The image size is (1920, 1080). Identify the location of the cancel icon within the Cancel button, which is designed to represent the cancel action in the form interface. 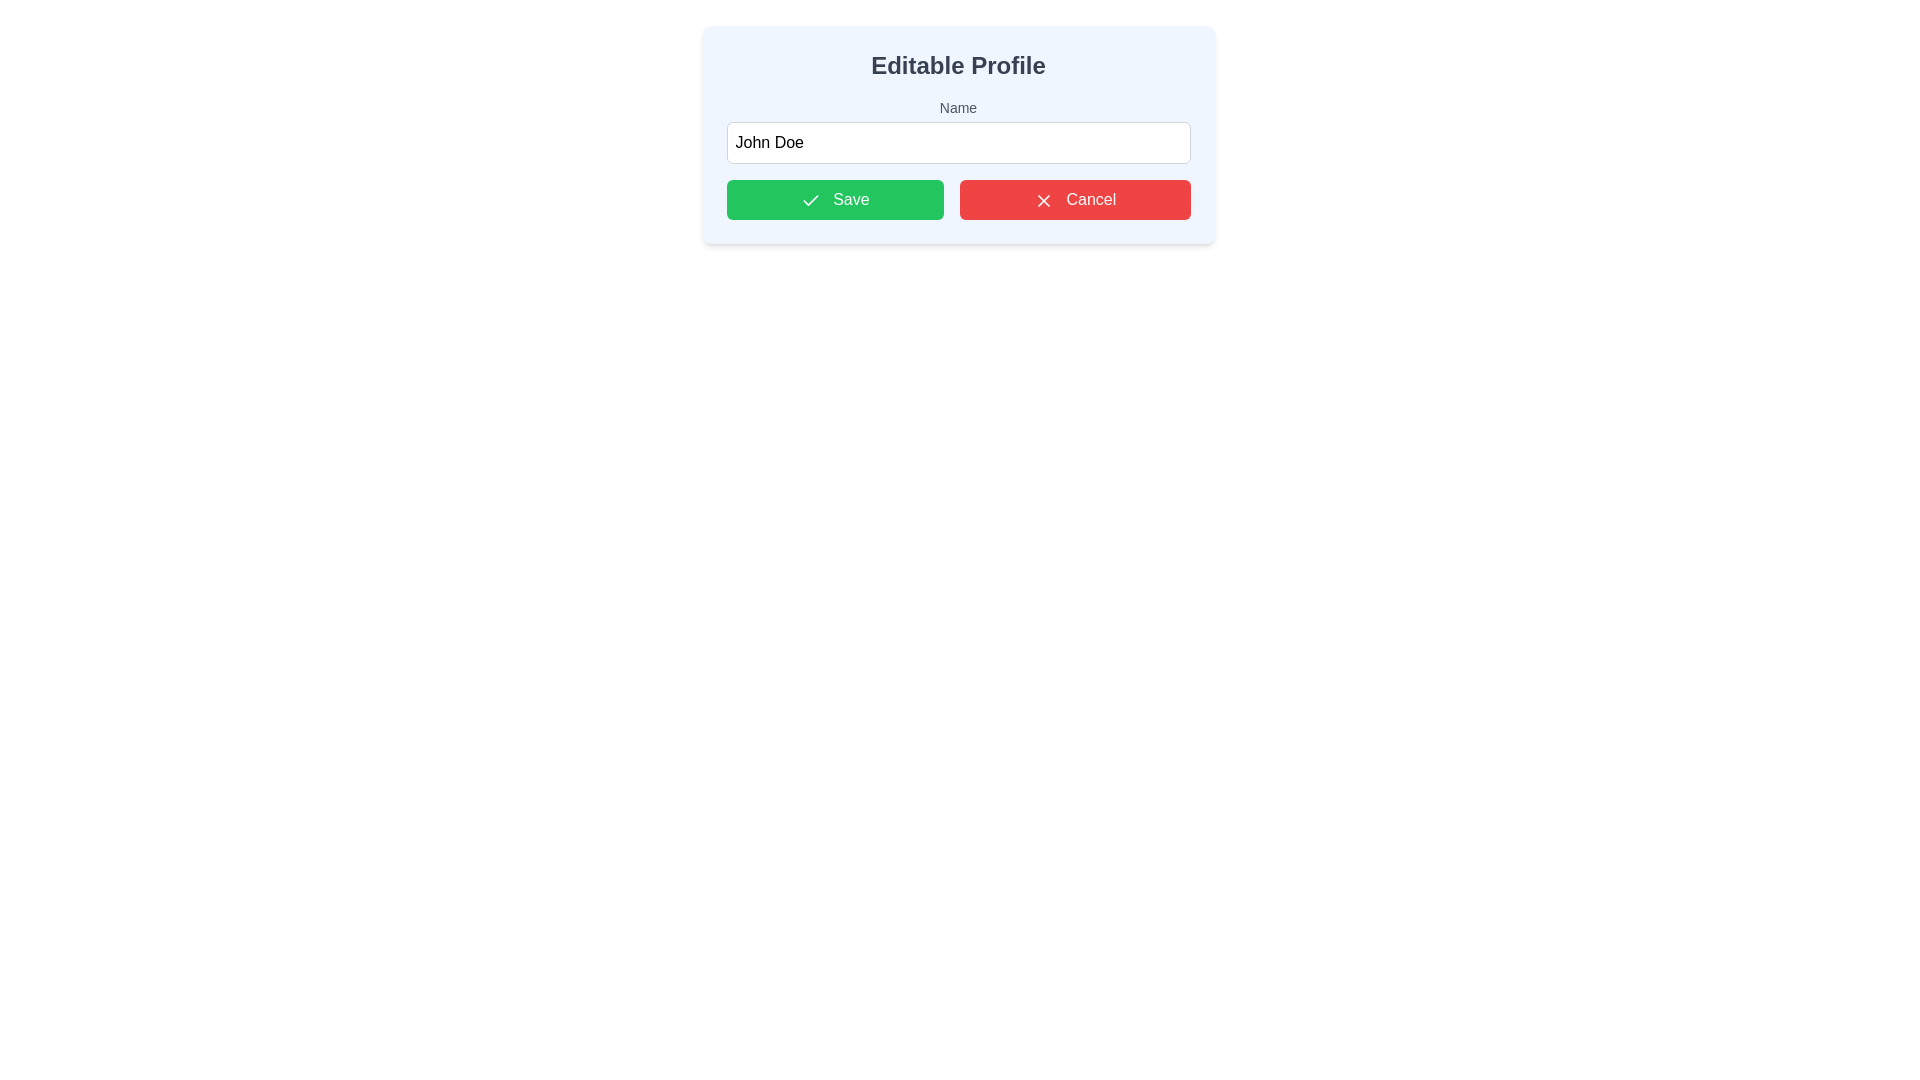
(1043, 200).